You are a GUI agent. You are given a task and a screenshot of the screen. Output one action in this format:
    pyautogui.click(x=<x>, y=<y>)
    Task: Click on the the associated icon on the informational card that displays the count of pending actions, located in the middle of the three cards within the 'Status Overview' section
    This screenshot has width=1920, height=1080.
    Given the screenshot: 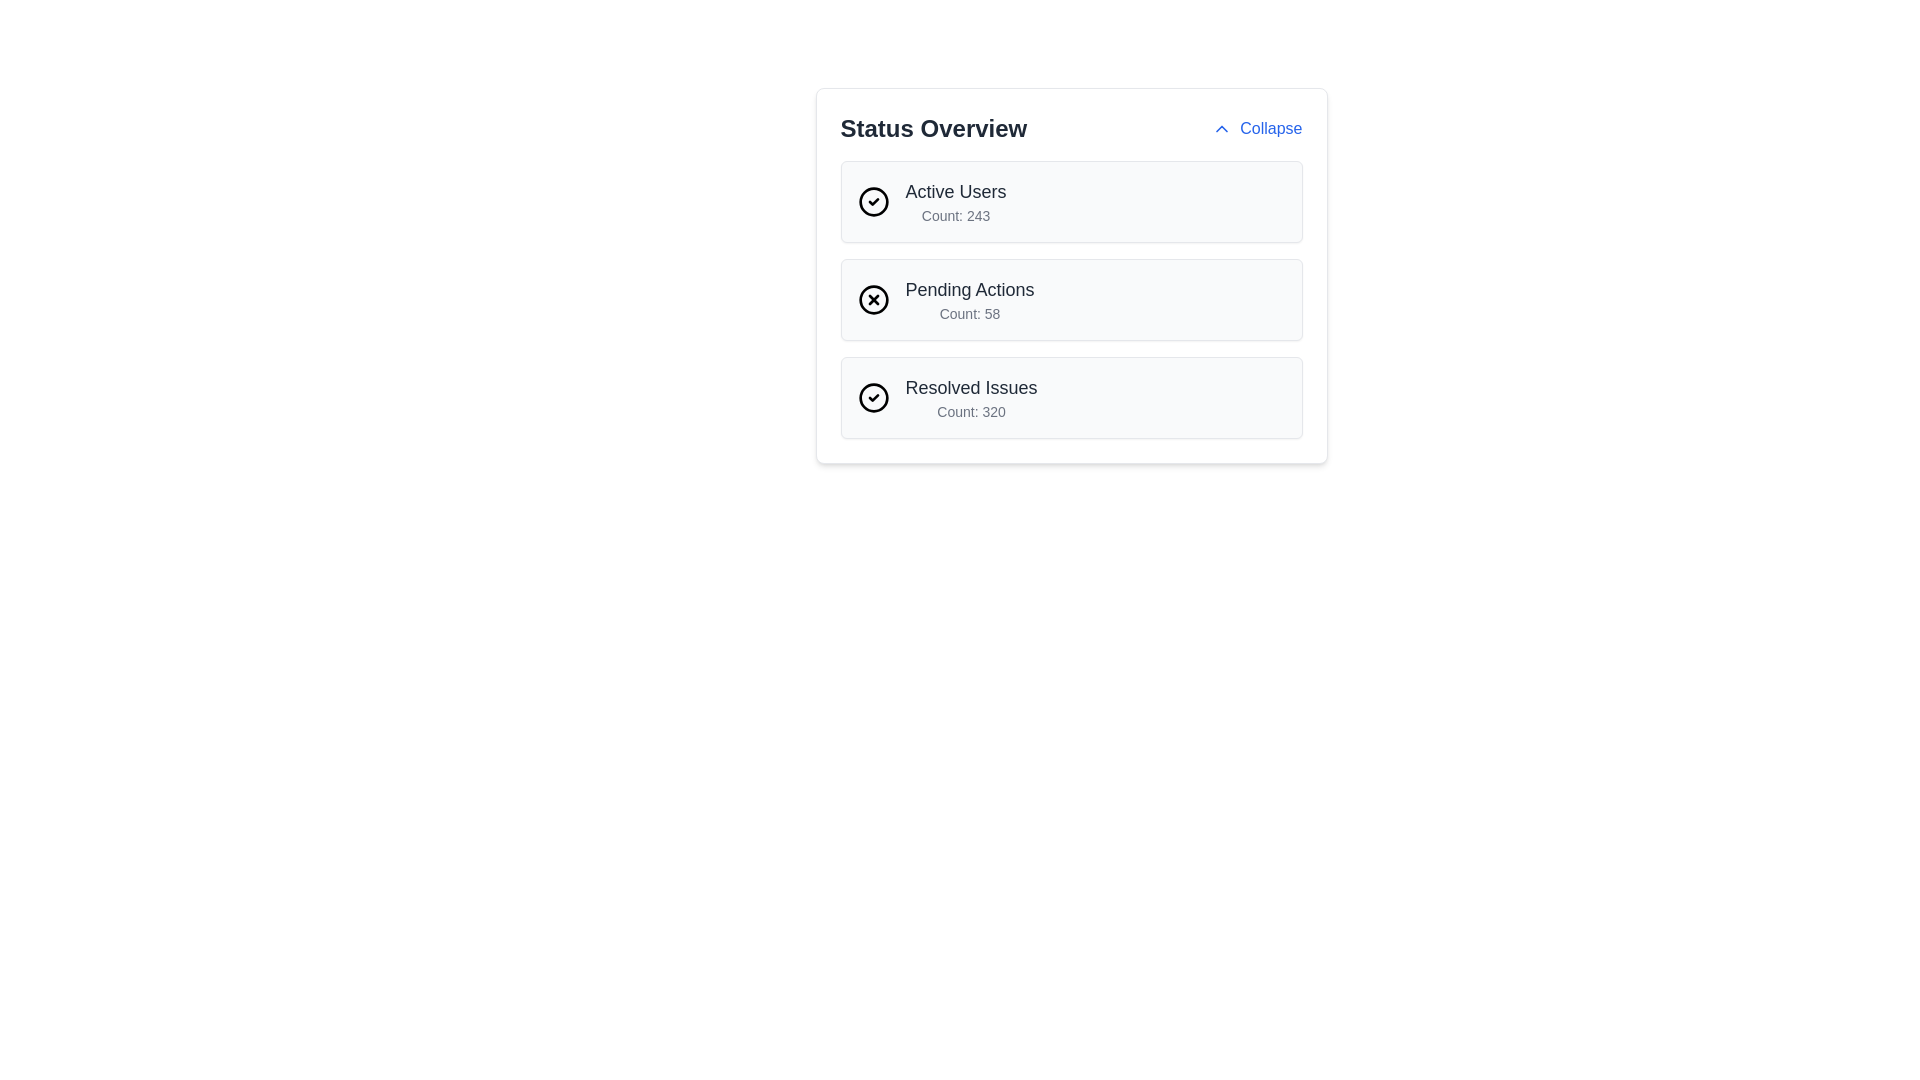 What is the action you would take?
    pyautogui.click(x=1070, y=276)
    